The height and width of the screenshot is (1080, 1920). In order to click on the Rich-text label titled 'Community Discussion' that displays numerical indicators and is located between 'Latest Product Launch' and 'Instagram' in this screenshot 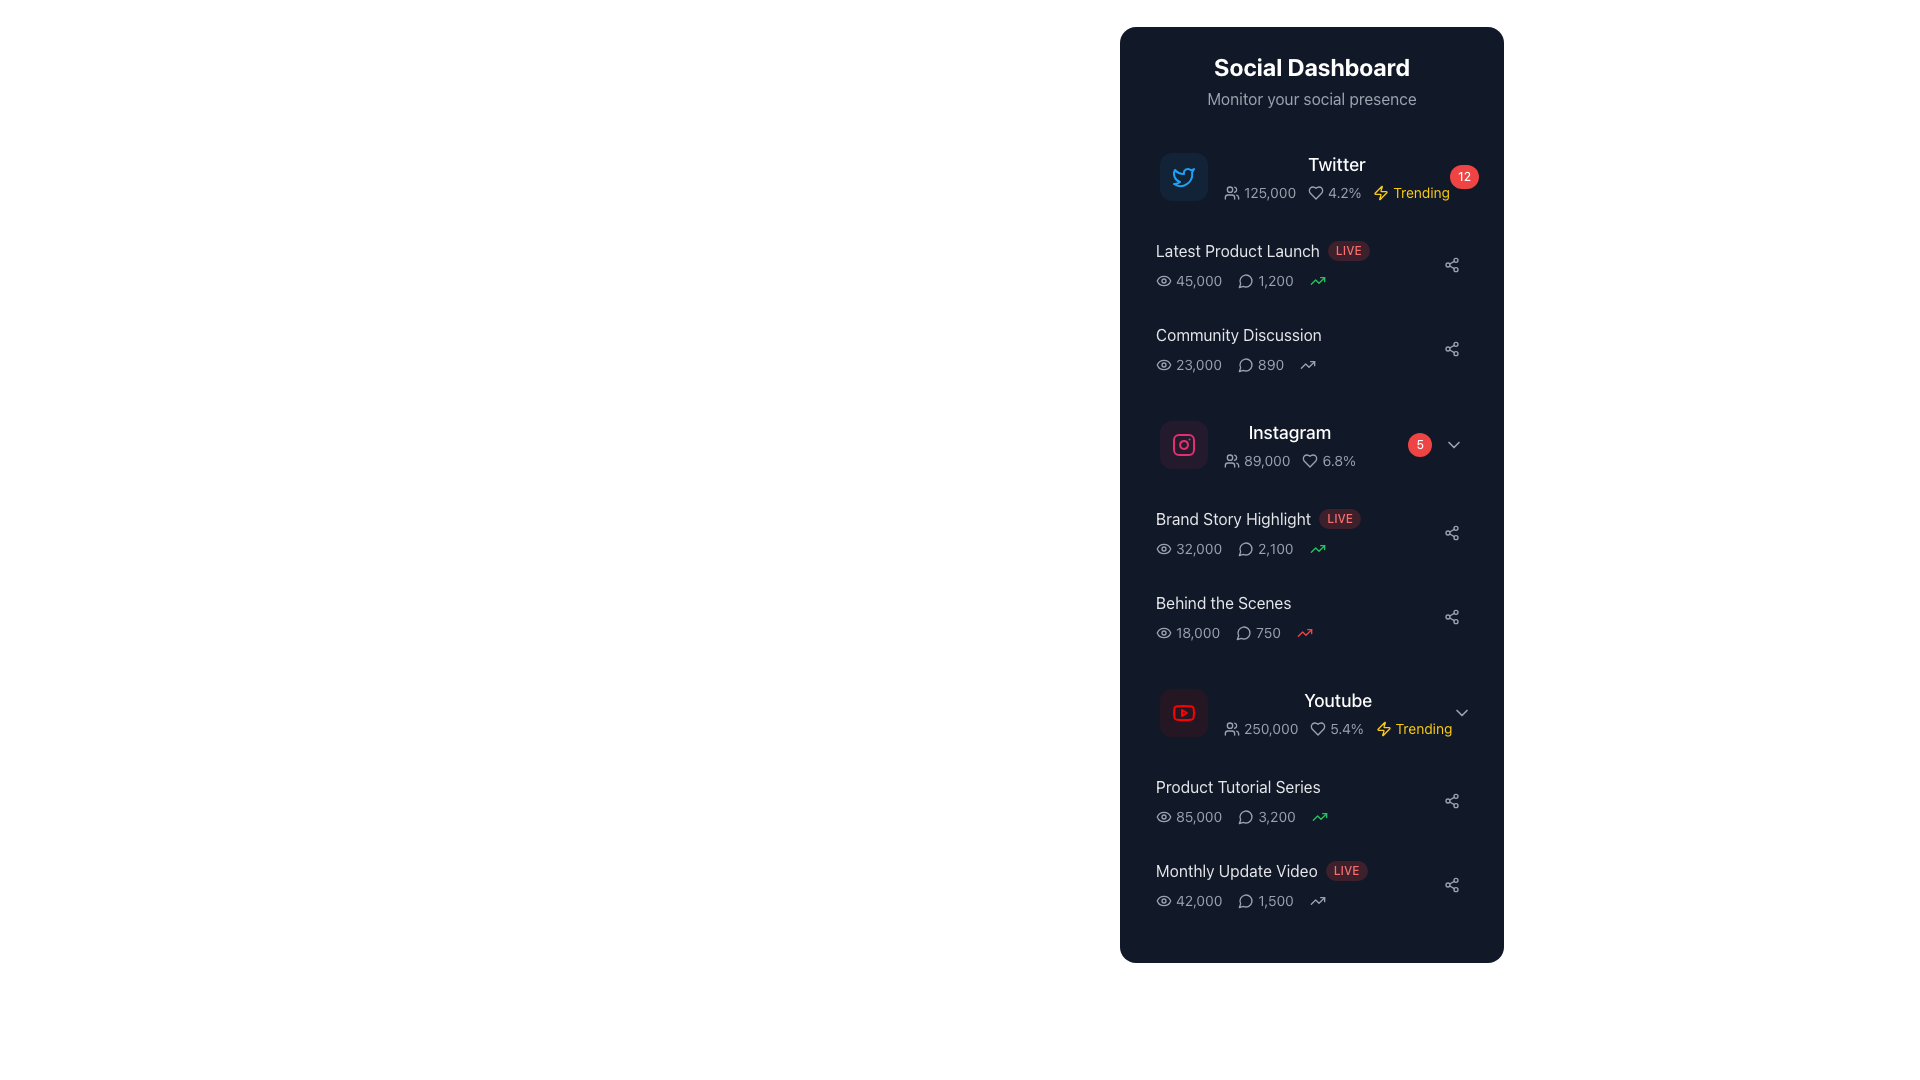, I will do `click(1296, 347)`.